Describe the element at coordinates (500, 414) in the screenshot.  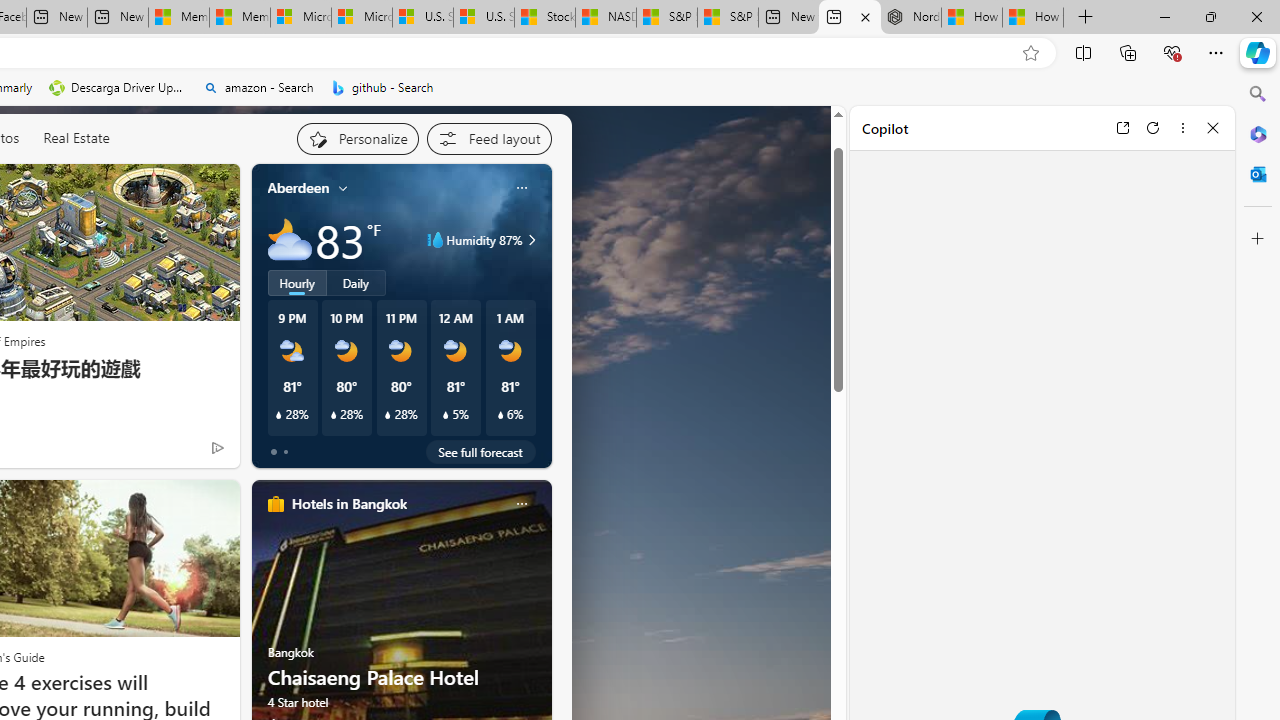
I see `'Class: weather-current-precipitation-glyph'` at that location.